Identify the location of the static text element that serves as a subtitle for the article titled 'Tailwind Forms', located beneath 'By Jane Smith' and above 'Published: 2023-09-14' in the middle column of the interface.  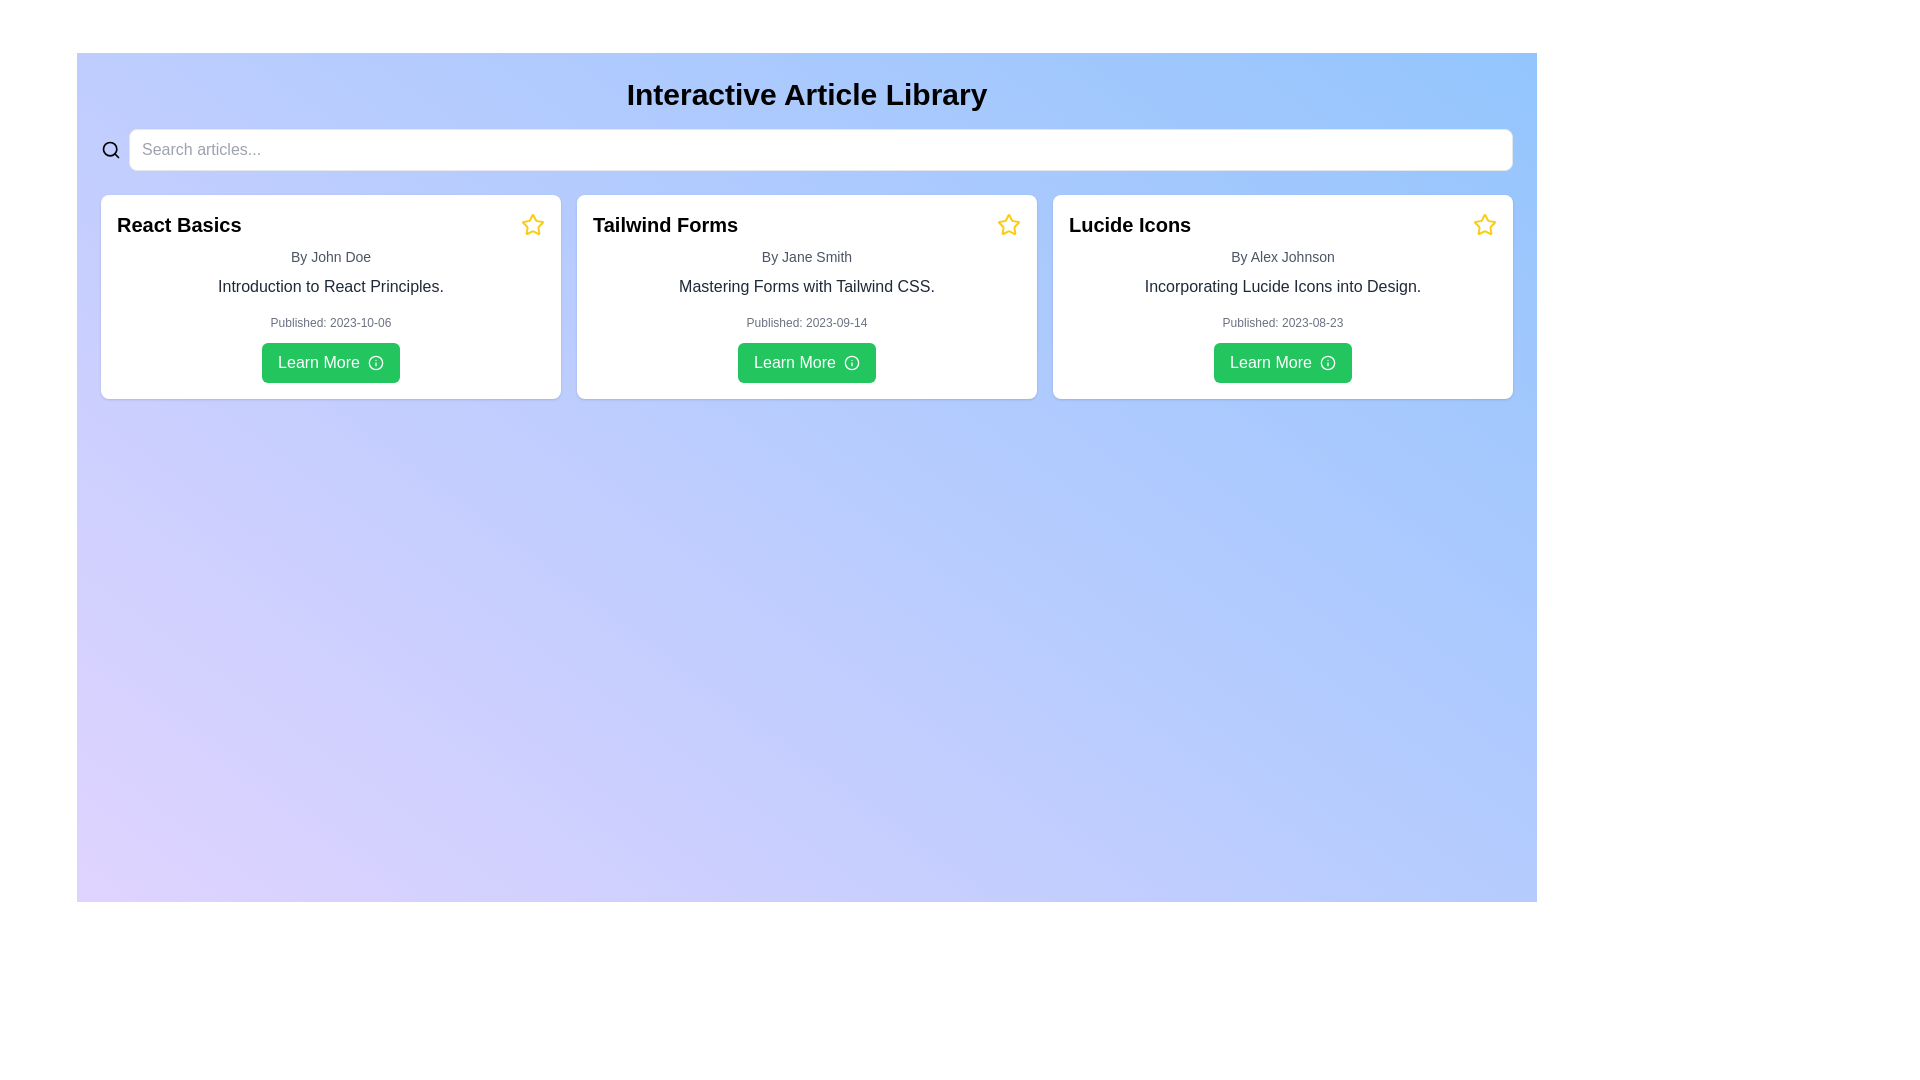
(806, 286).